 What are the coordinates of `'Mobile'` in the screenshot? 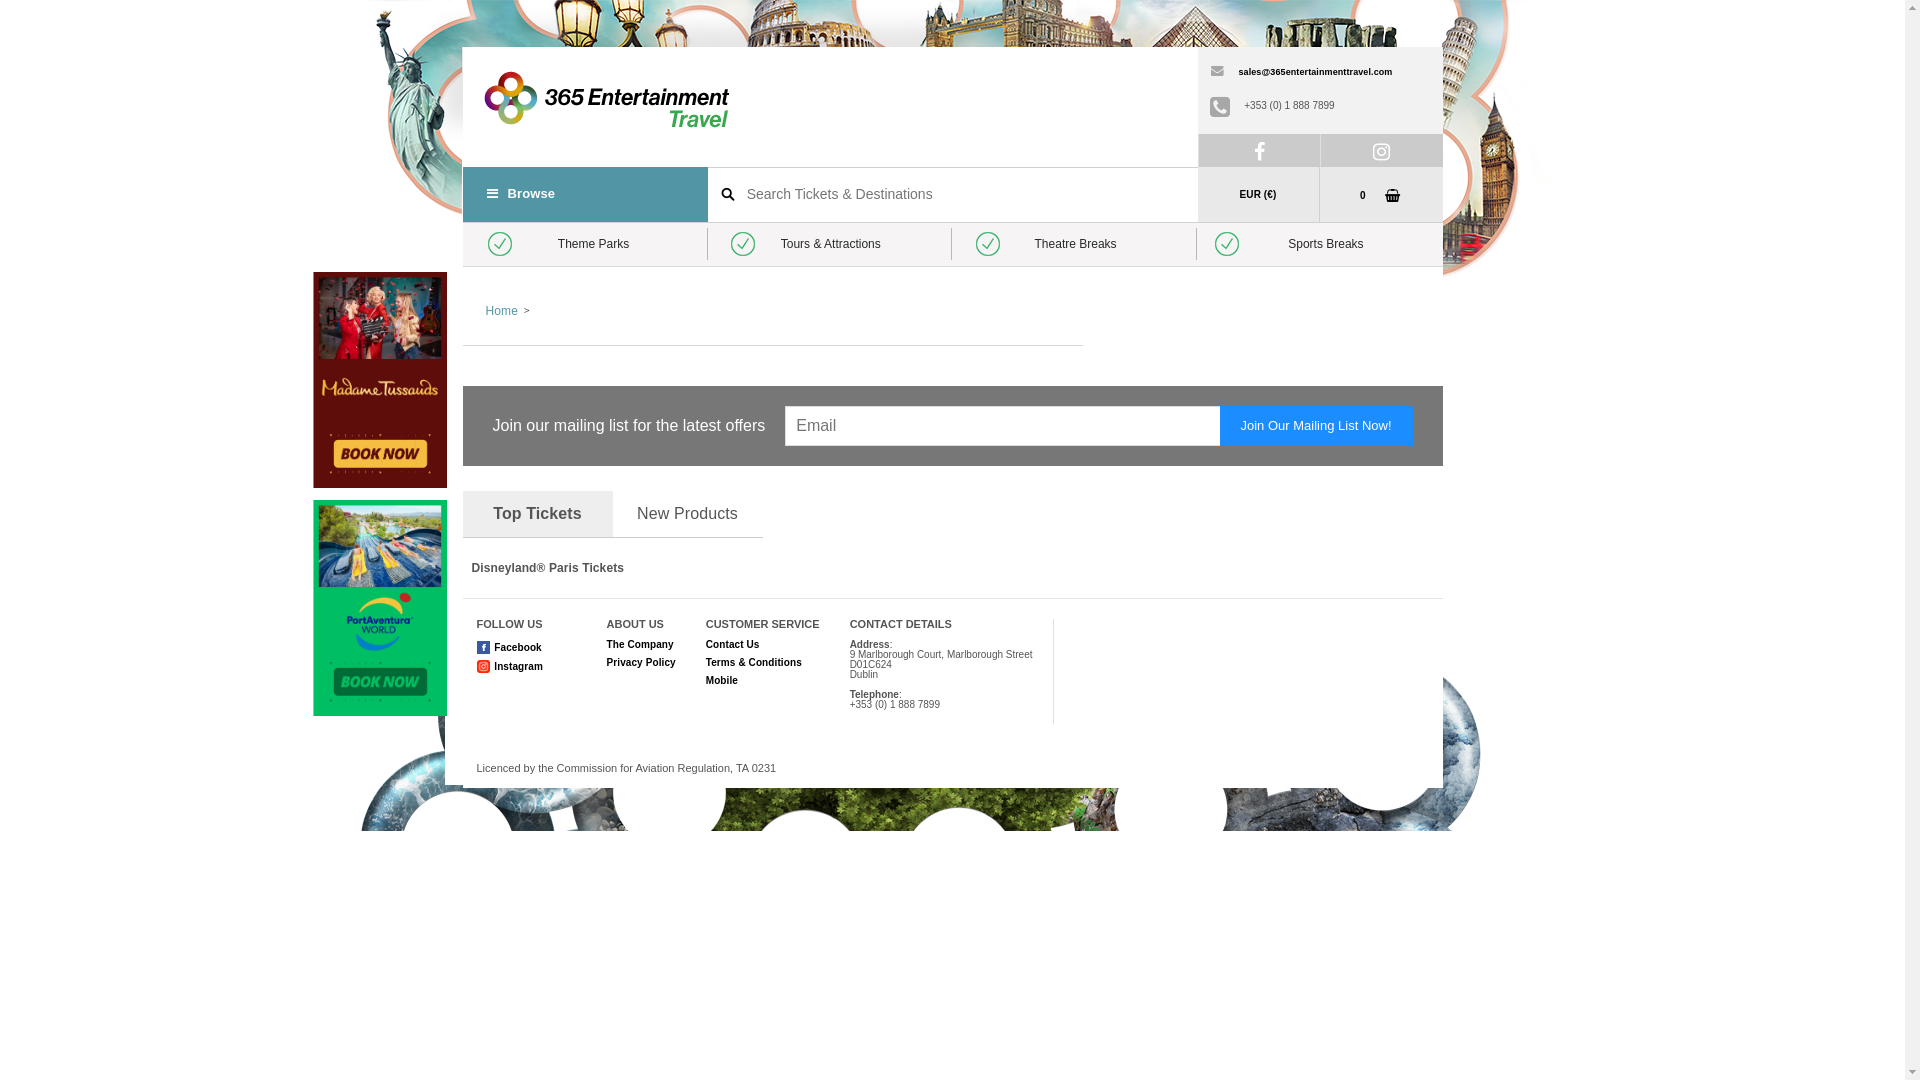 It's located at (720, 679).